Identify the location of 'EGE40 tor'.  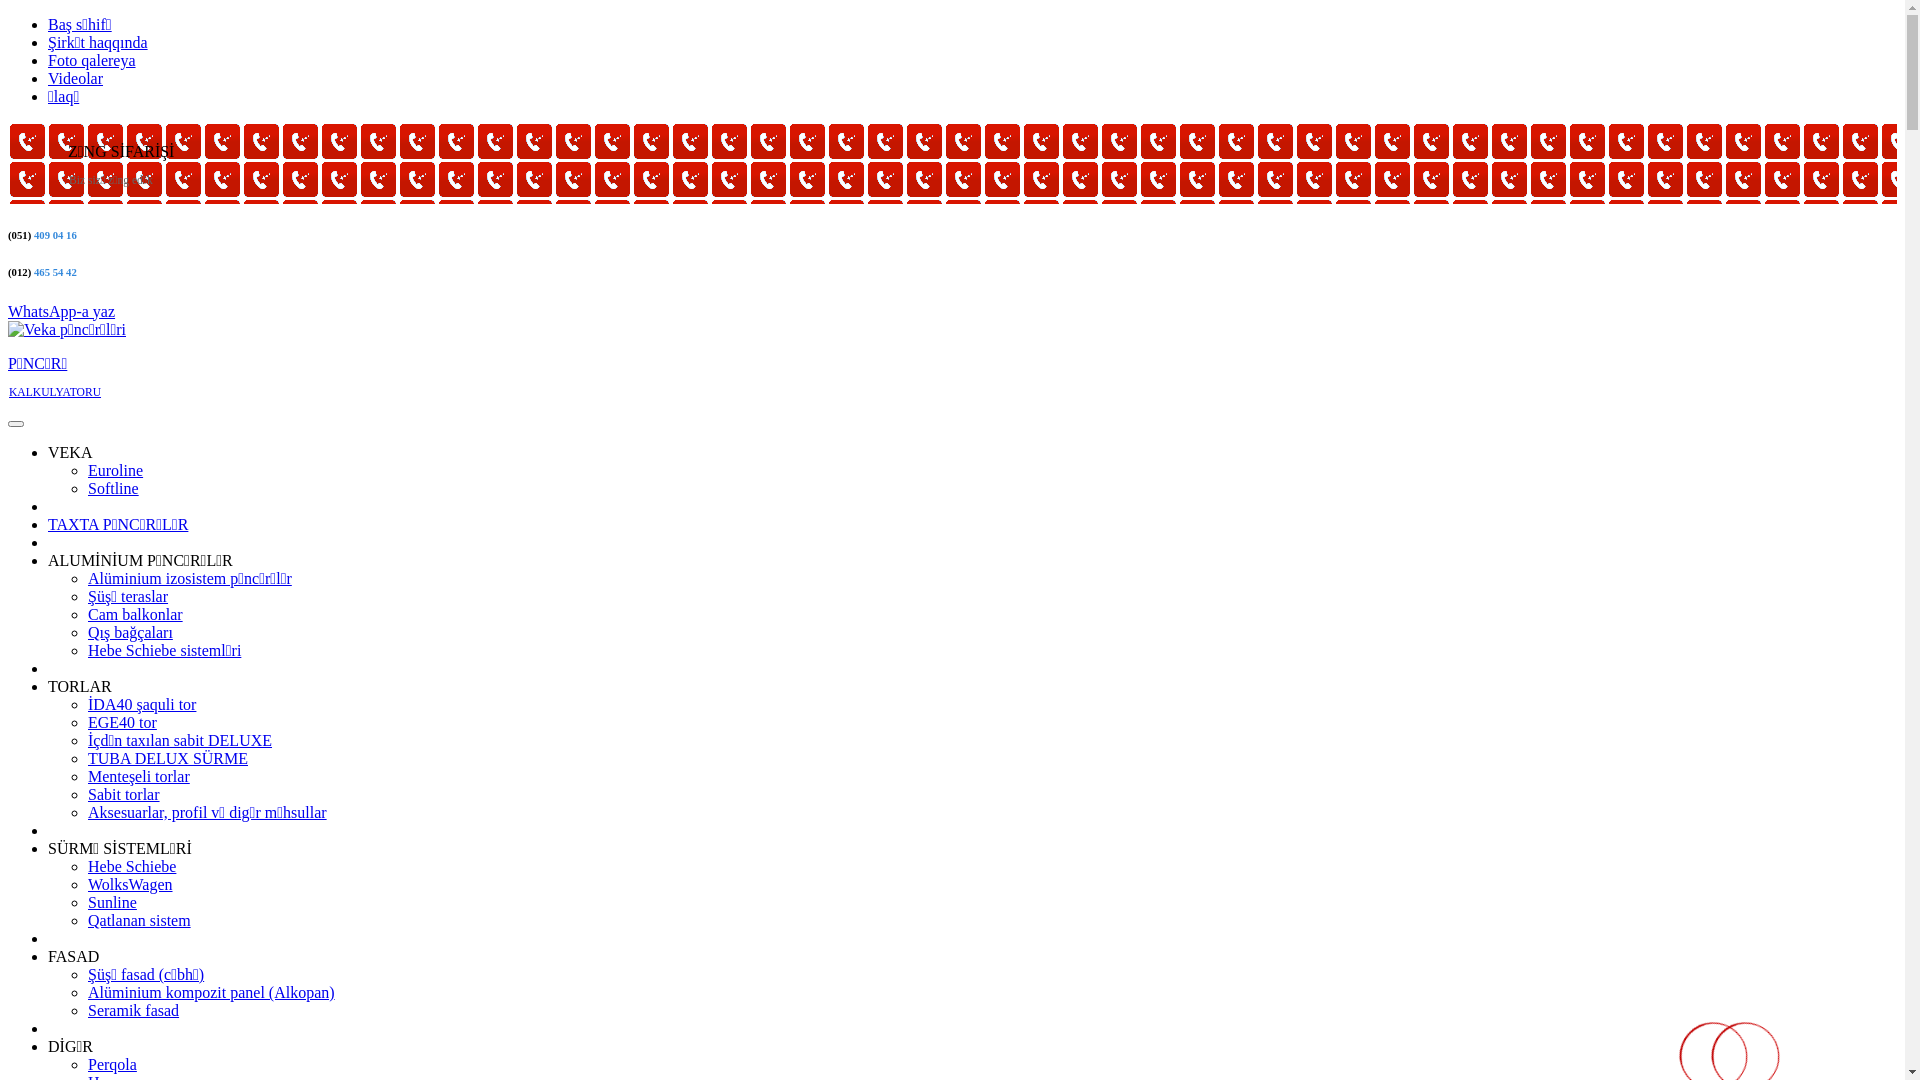
(121, 722).